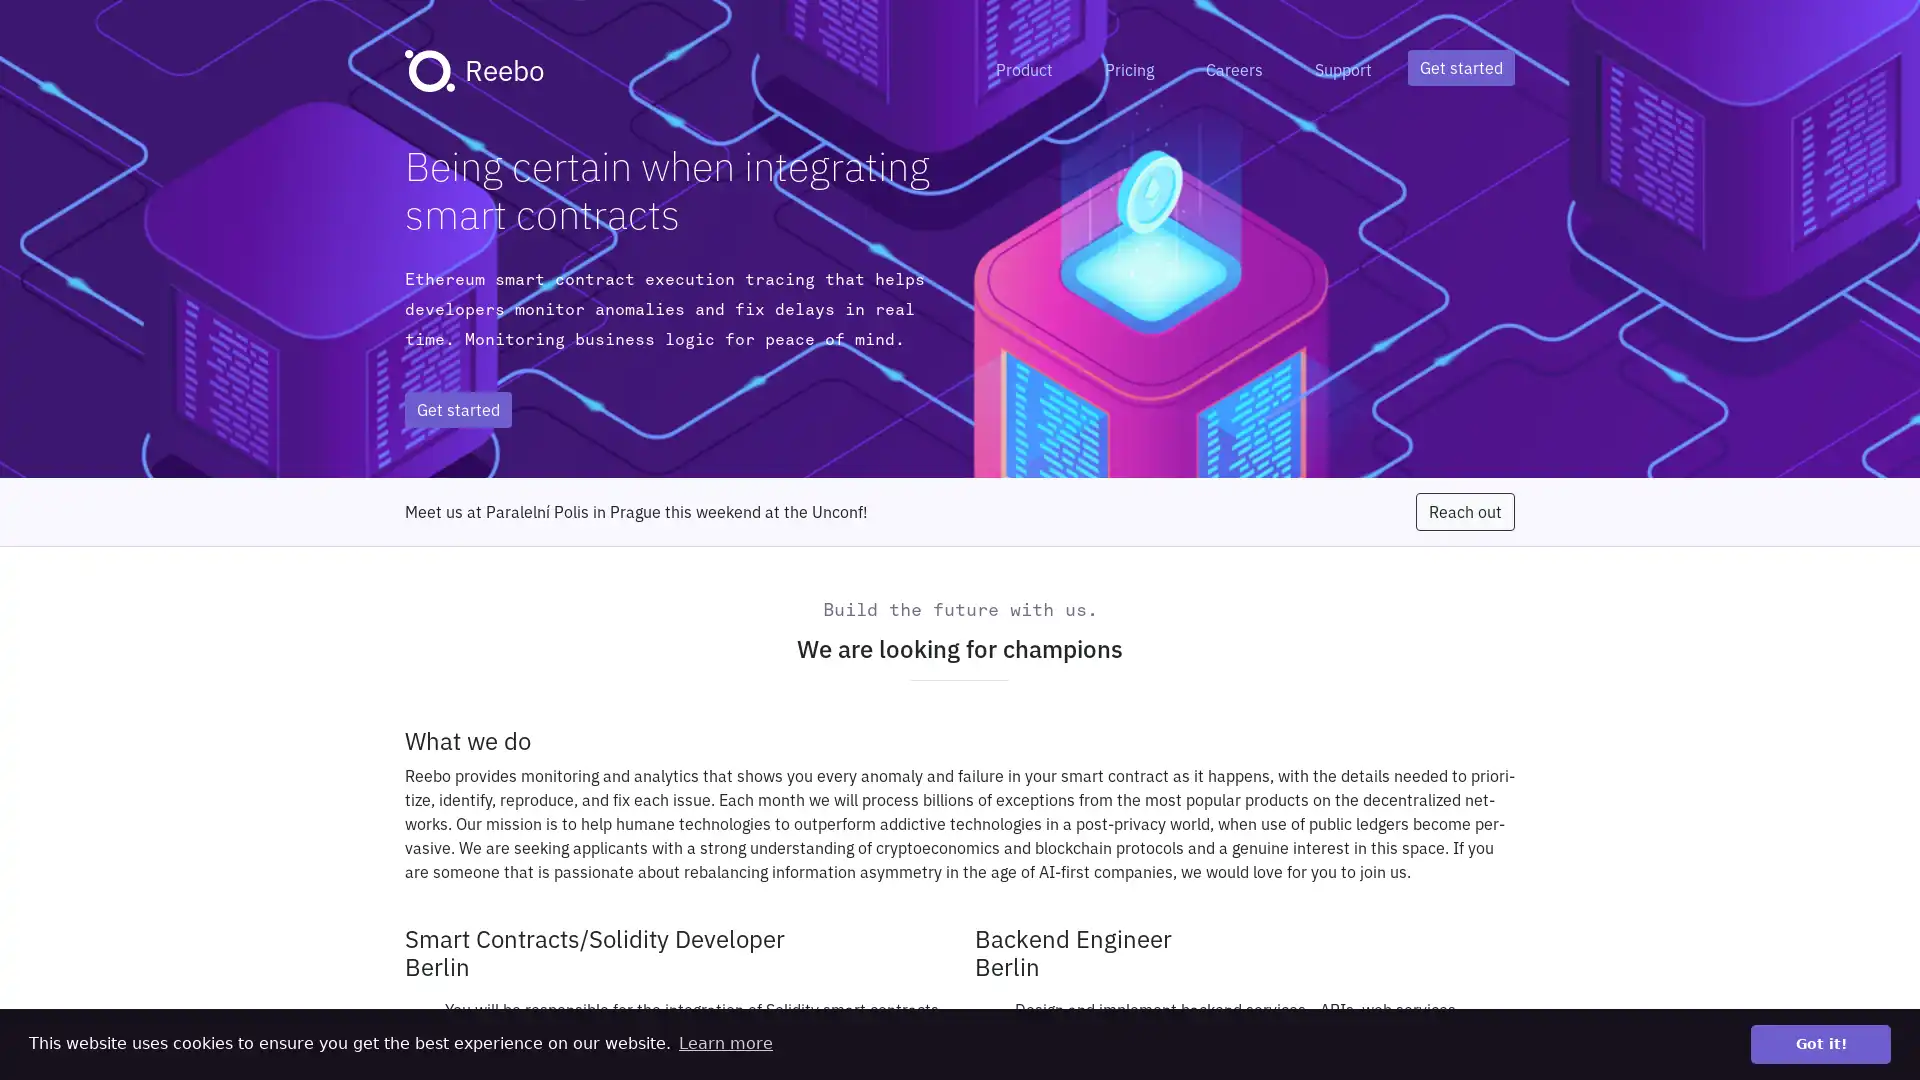 Image resolution: width=1920 pixels, height=1080 pixels. I want to click on Get started, so click(1461, 67).